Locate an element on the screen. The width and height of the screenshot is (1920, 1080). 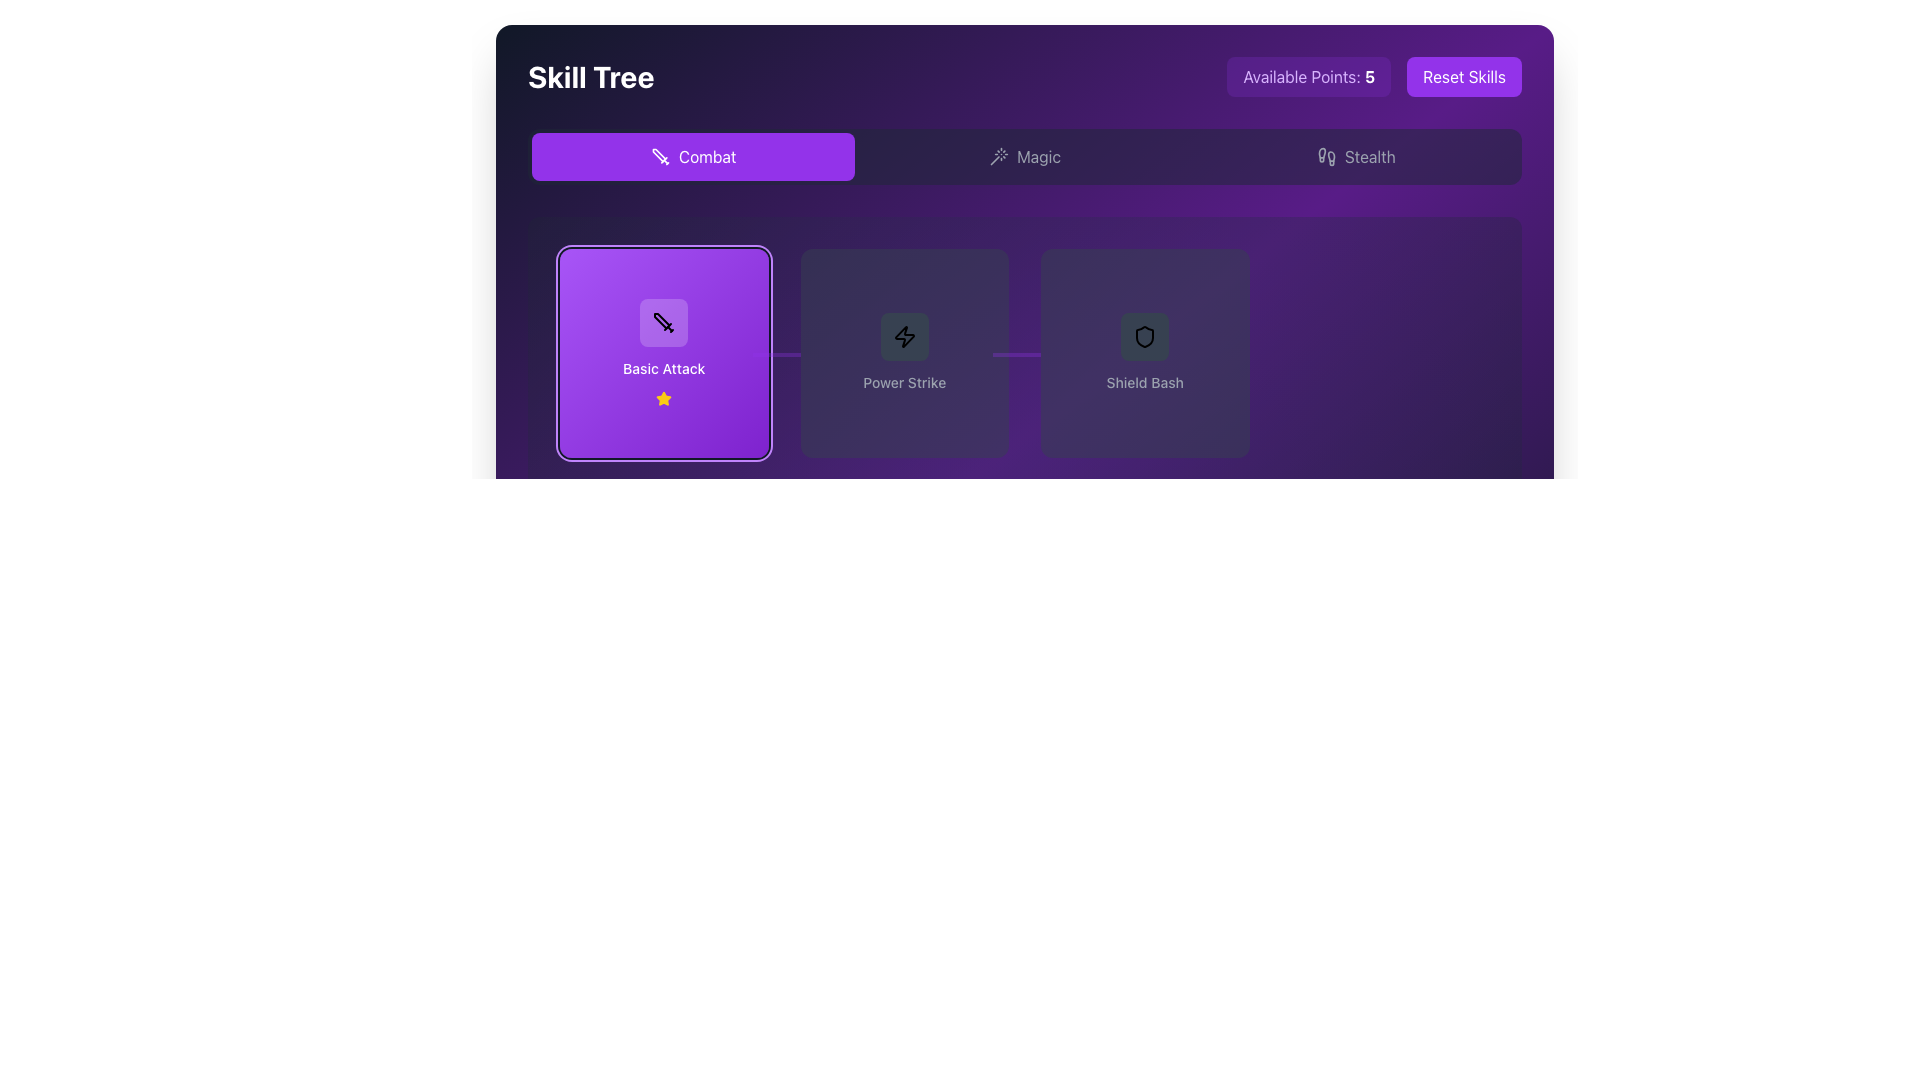
the 'Shield Bash' skill icon located in the second row and third column of the skill tree selection system if it is interactive is located at coordinates (1145, 336).